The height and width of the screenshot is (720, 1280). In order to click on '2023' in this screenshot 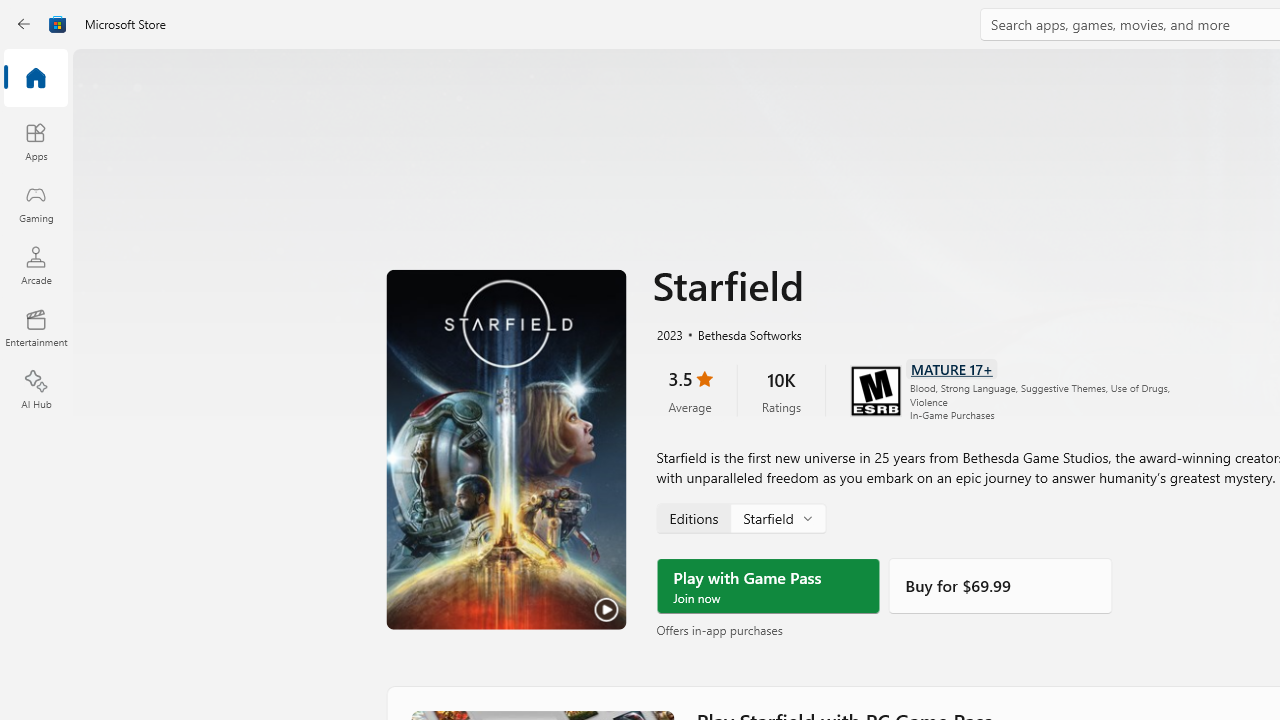, I will do `click(668, 332)`.